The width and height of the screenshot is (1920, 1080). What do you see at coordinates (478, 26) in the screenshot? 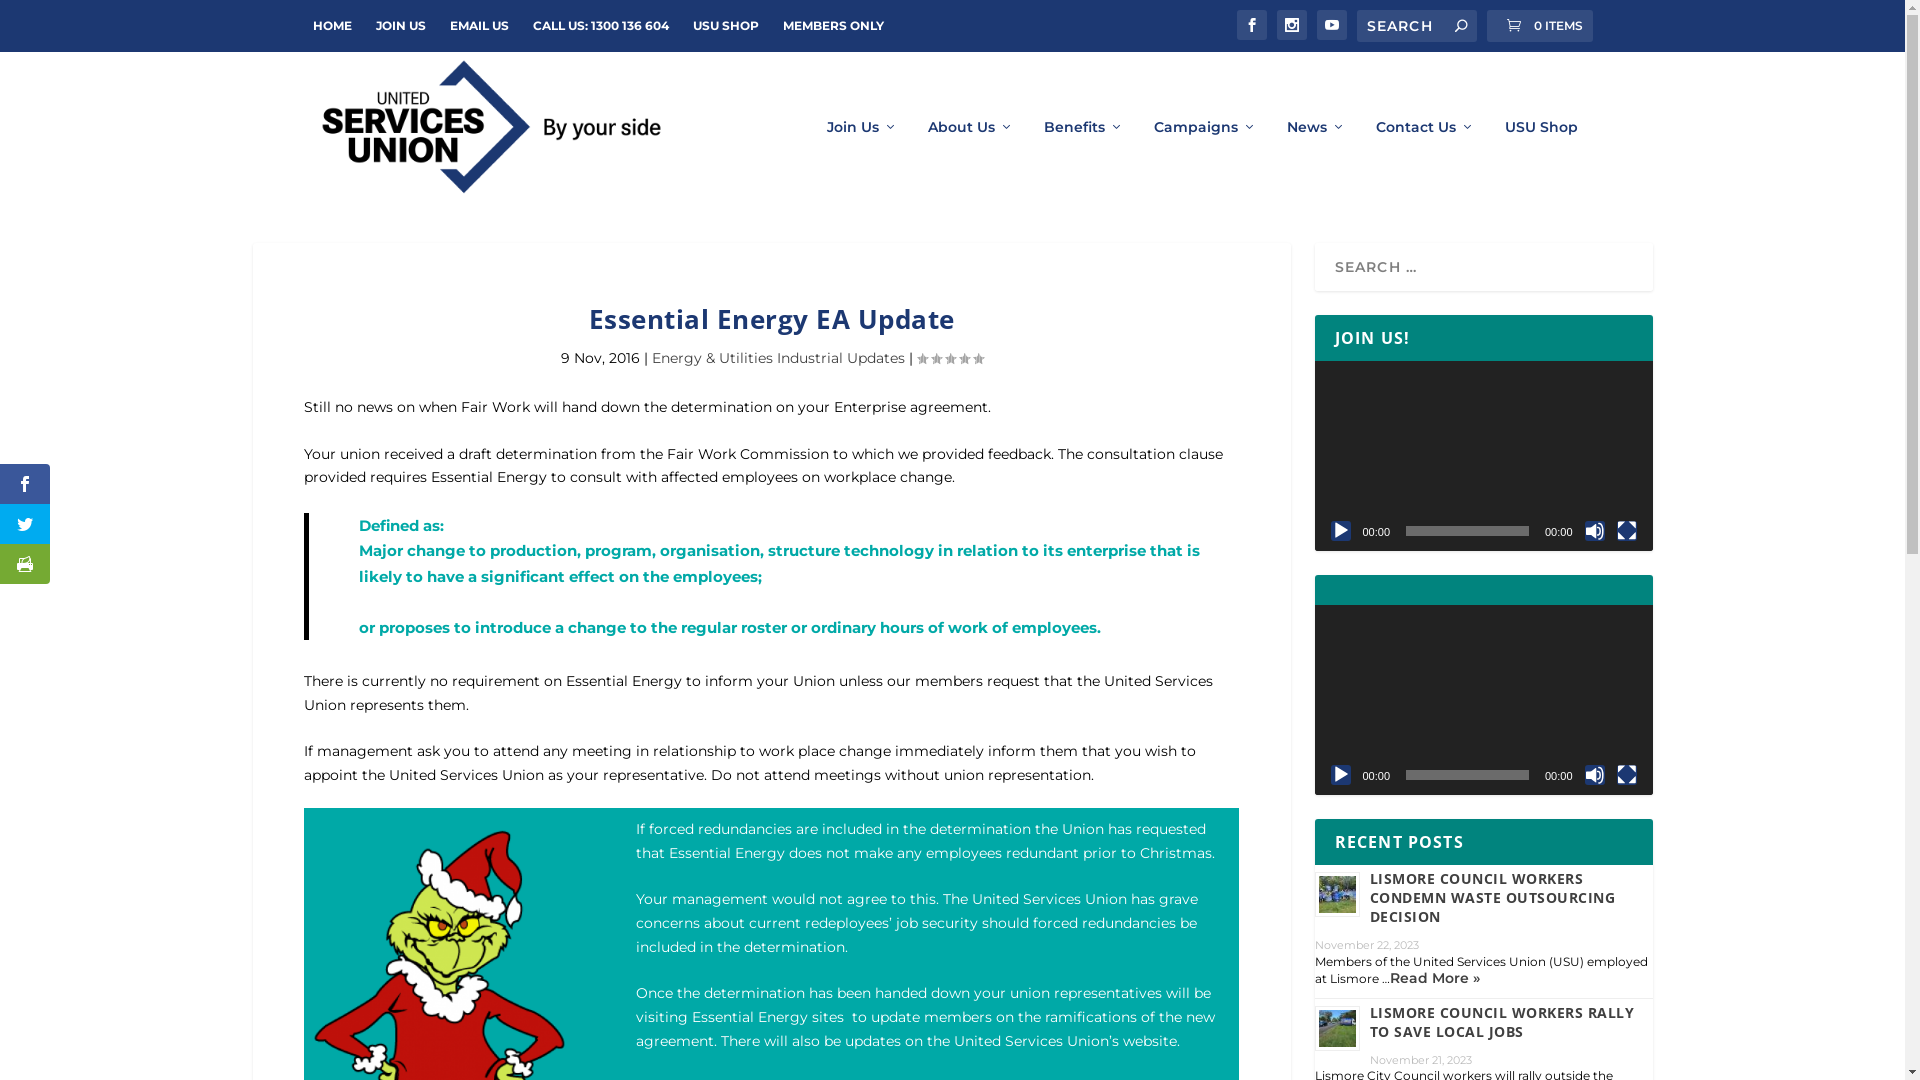
I see `'EMAIL US'` at bounding box center [478, 26].